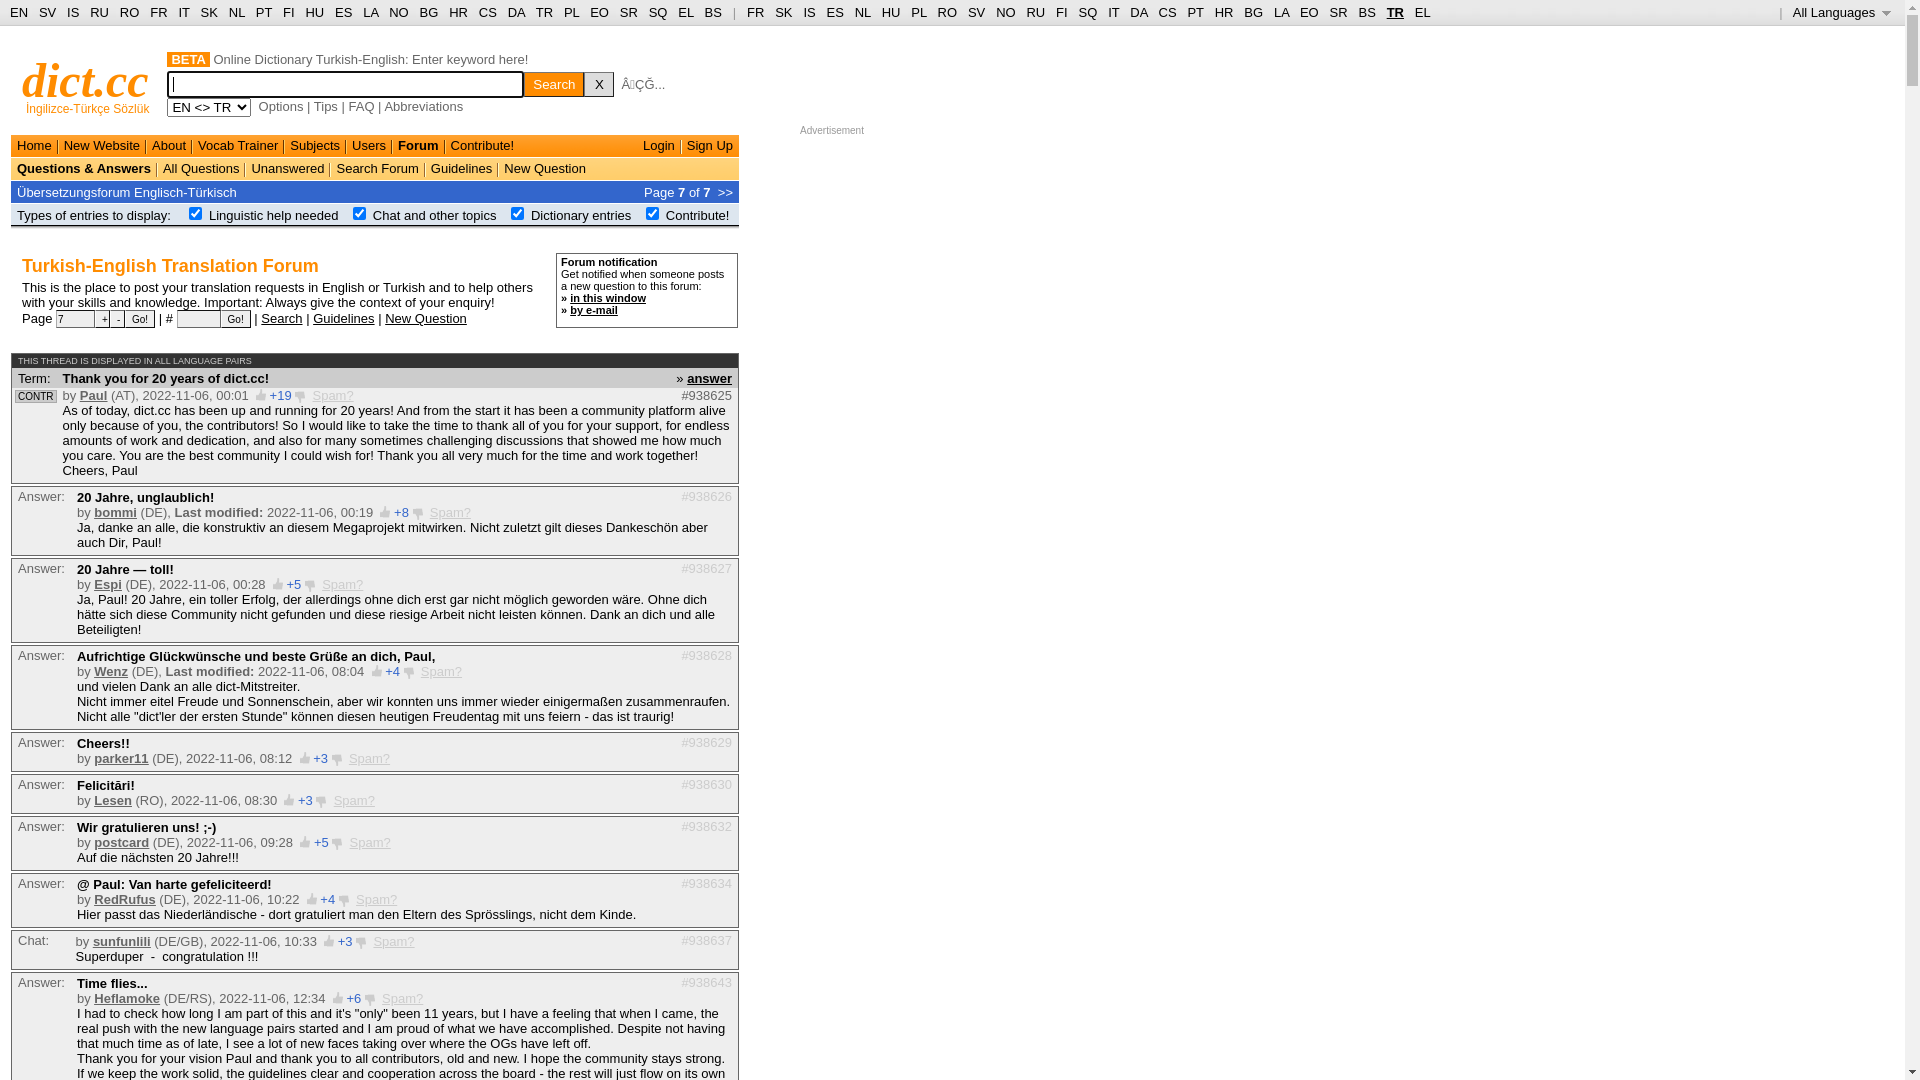  What do you see at coordinates (114, 511) in the screenshot?
I see `'bommi'` at bounding box center [114, 511].